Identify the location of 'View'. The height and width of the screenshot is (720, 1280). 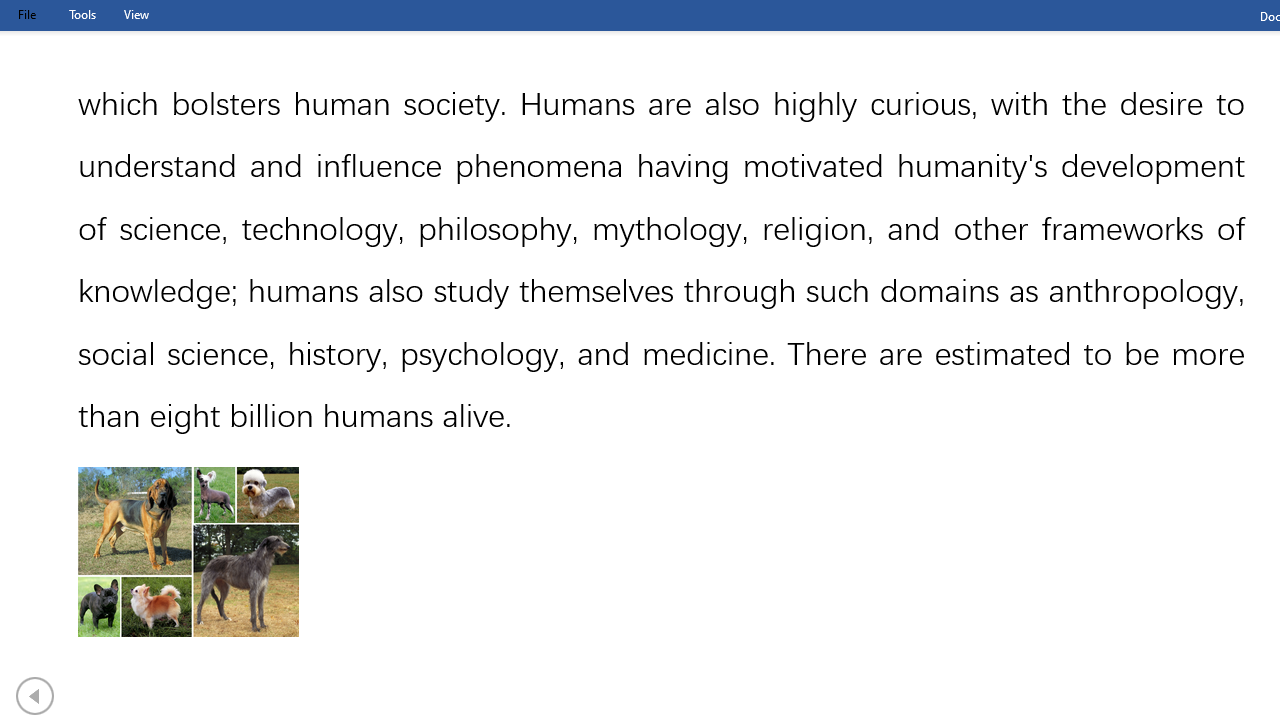
(135, 14).